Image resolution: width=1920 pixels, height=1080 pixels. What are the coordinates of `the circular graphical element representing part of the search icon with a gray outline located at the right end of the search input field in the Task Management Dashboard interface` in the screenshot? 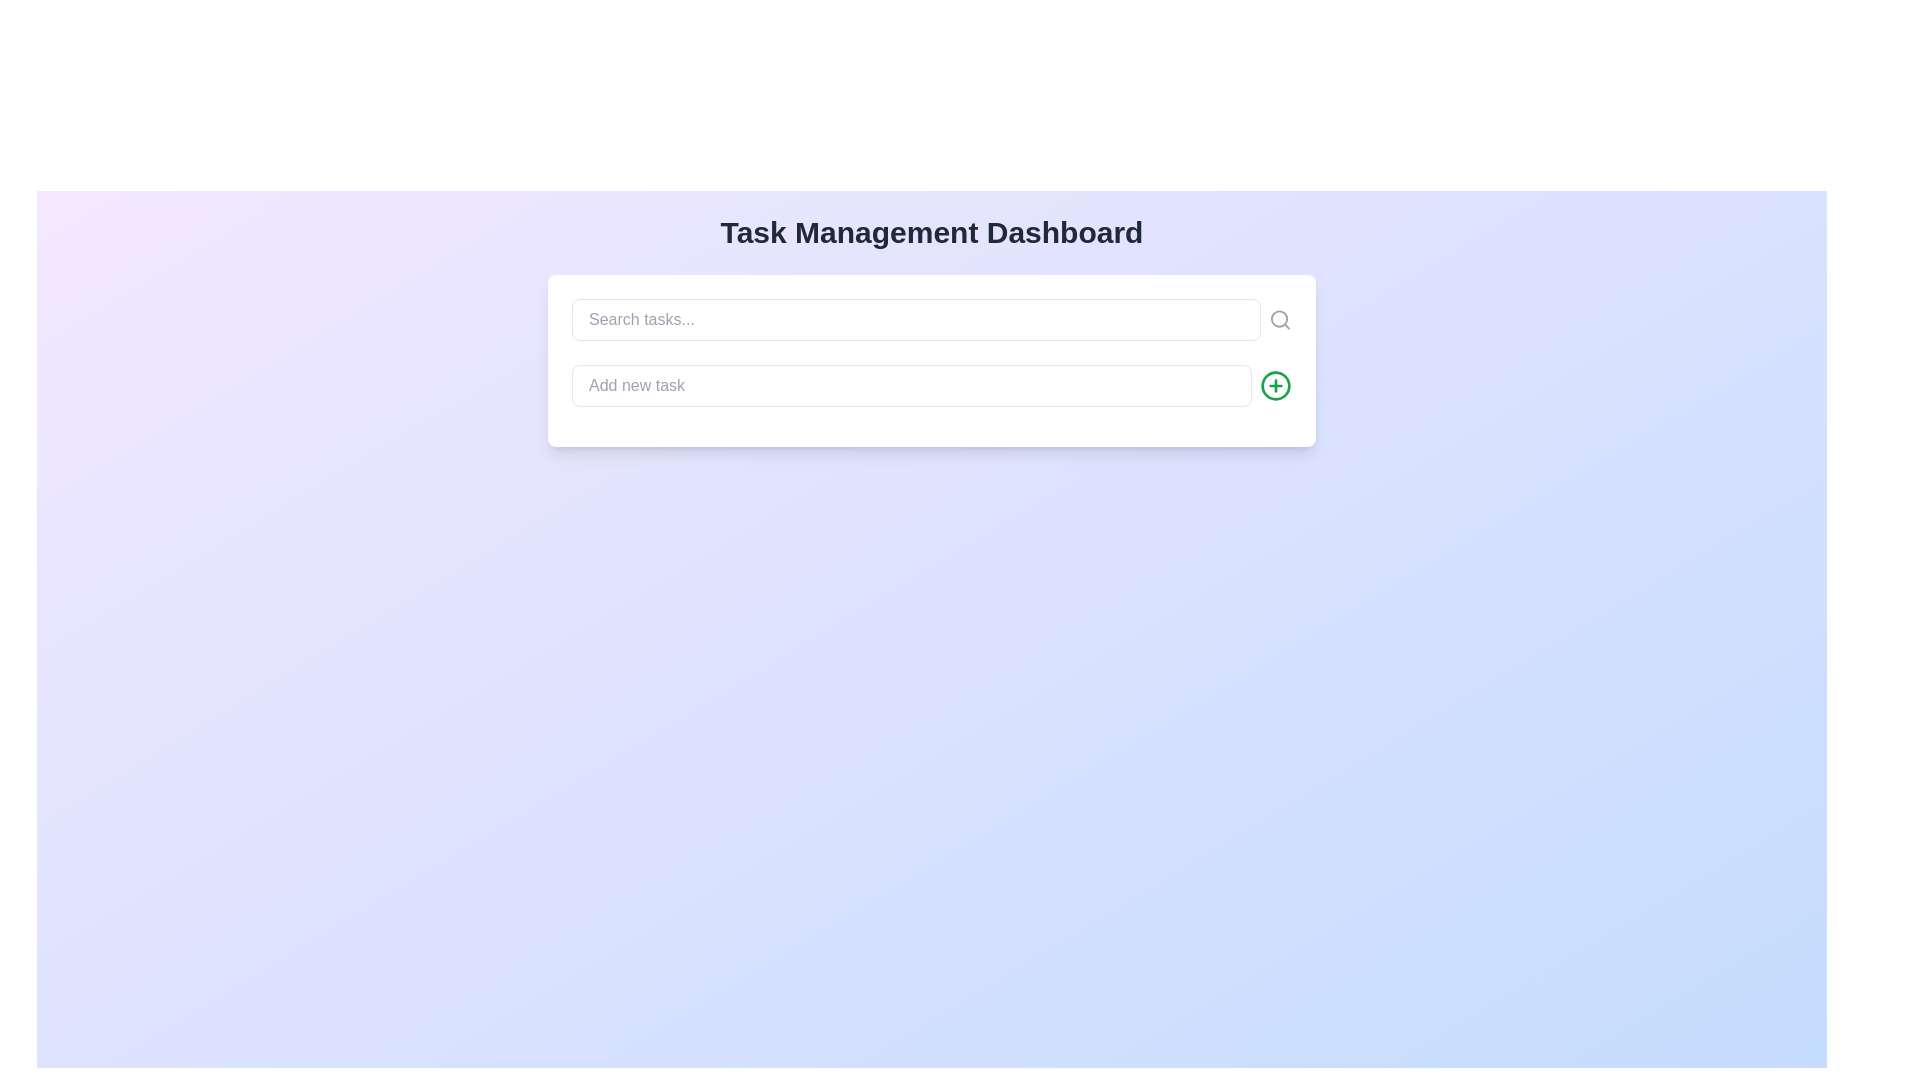 It's located at (1278, 318).